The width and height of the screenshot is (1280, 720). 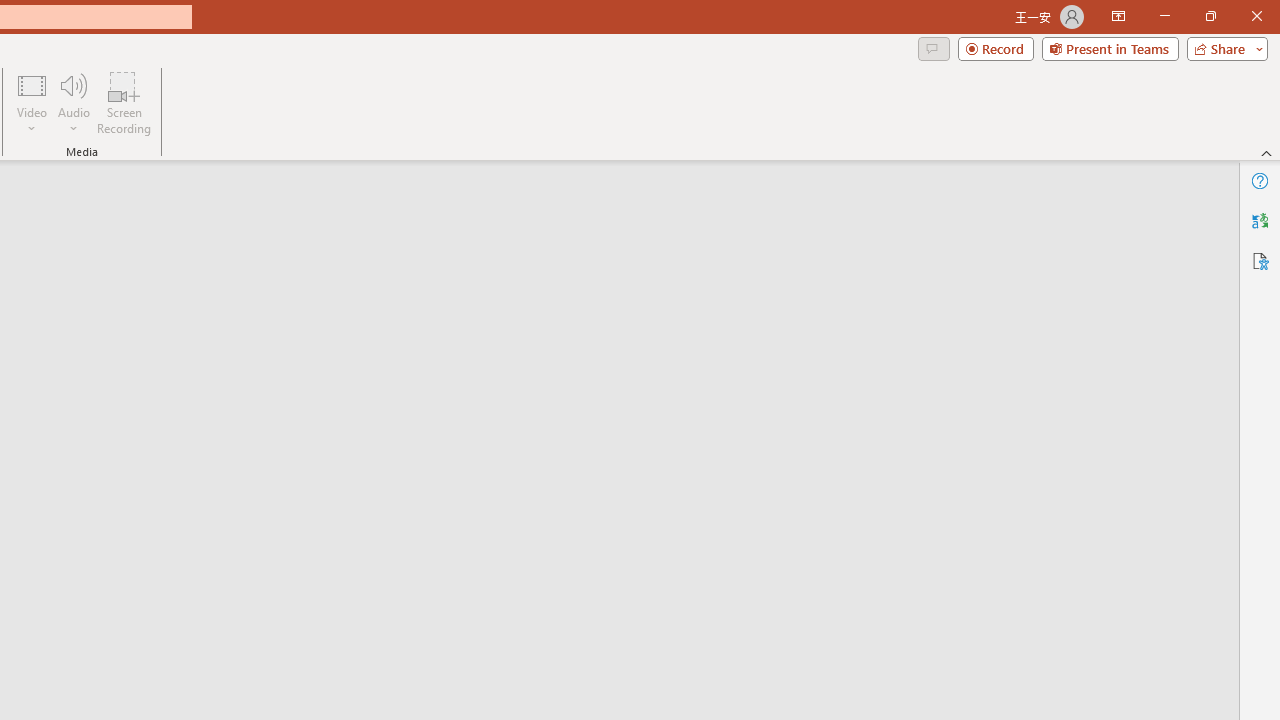 What do you see at coordinates (1266, 152) in the screenshot?
I see `'Collapse the Ribbon'` at bounding box center [1266, 152].